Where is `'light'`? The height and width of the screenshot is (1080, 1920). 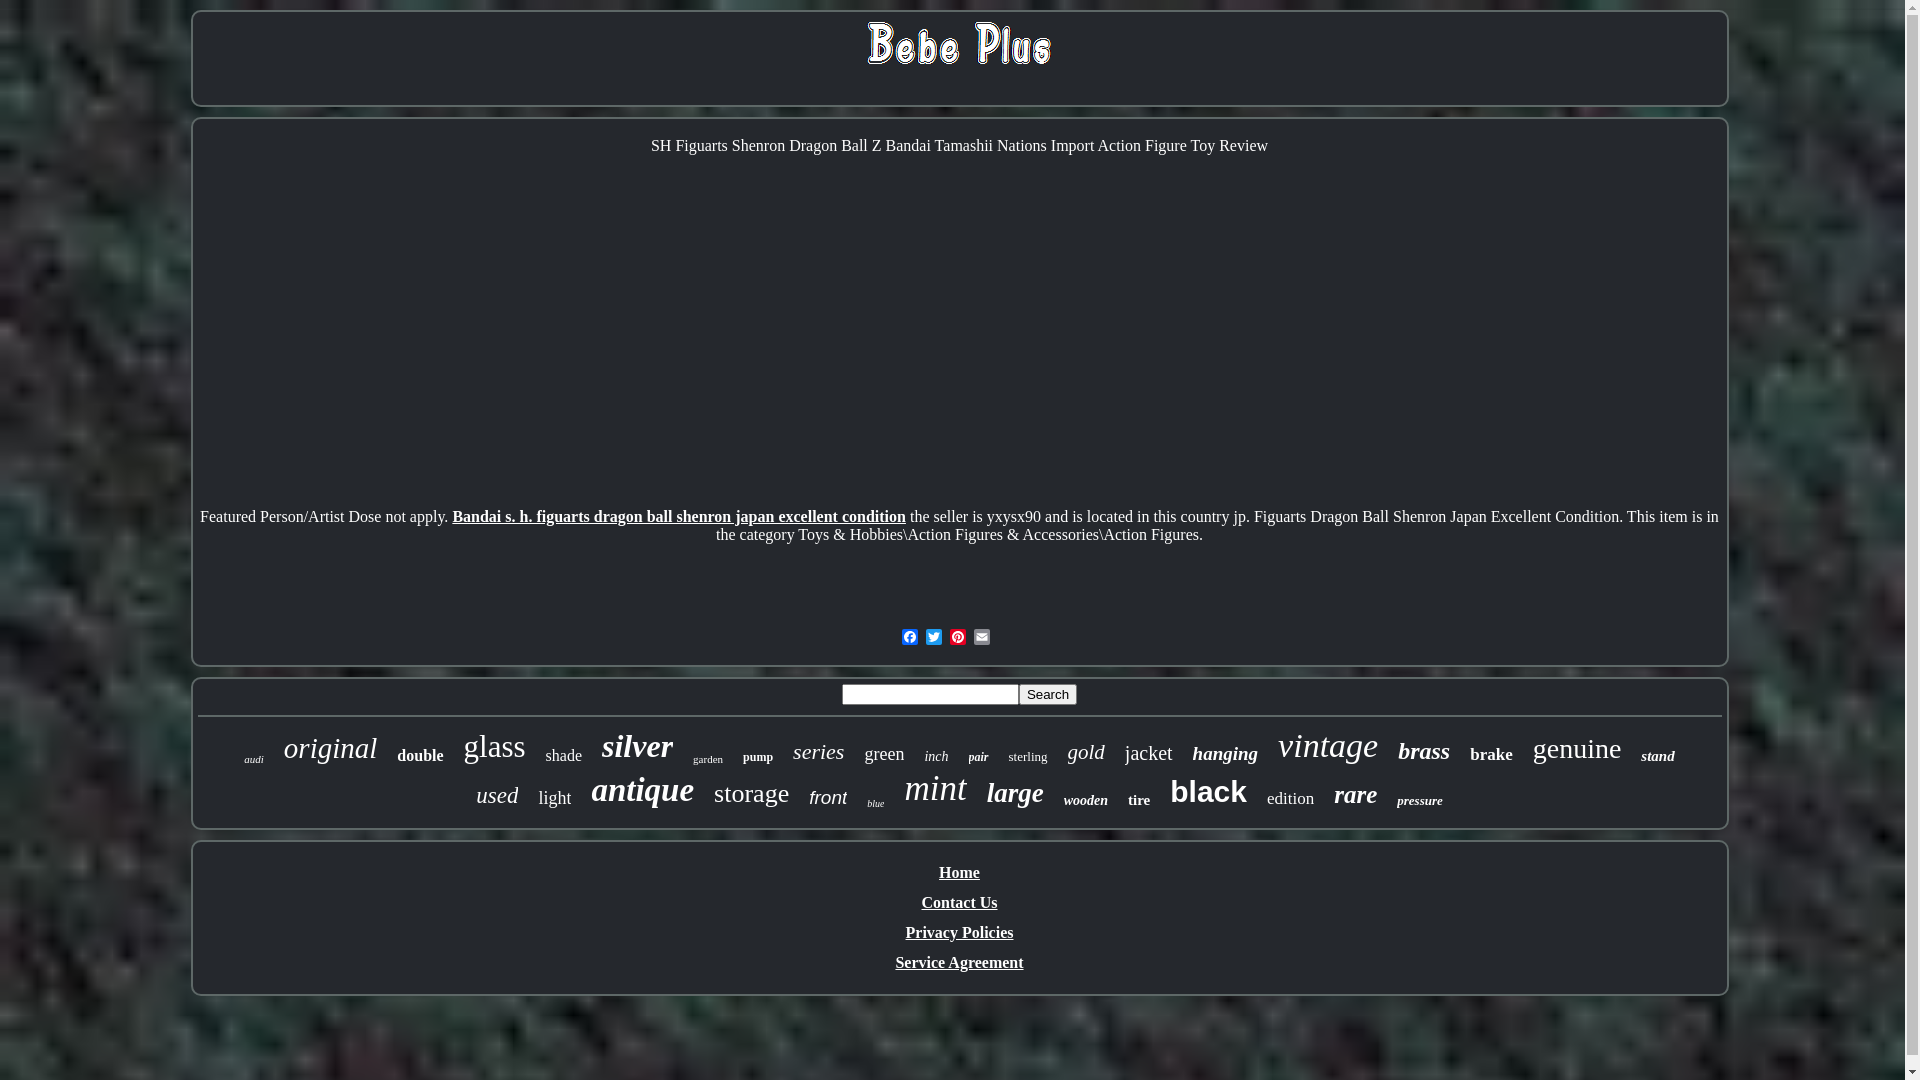
'light' is located at coordinates (537, 797).